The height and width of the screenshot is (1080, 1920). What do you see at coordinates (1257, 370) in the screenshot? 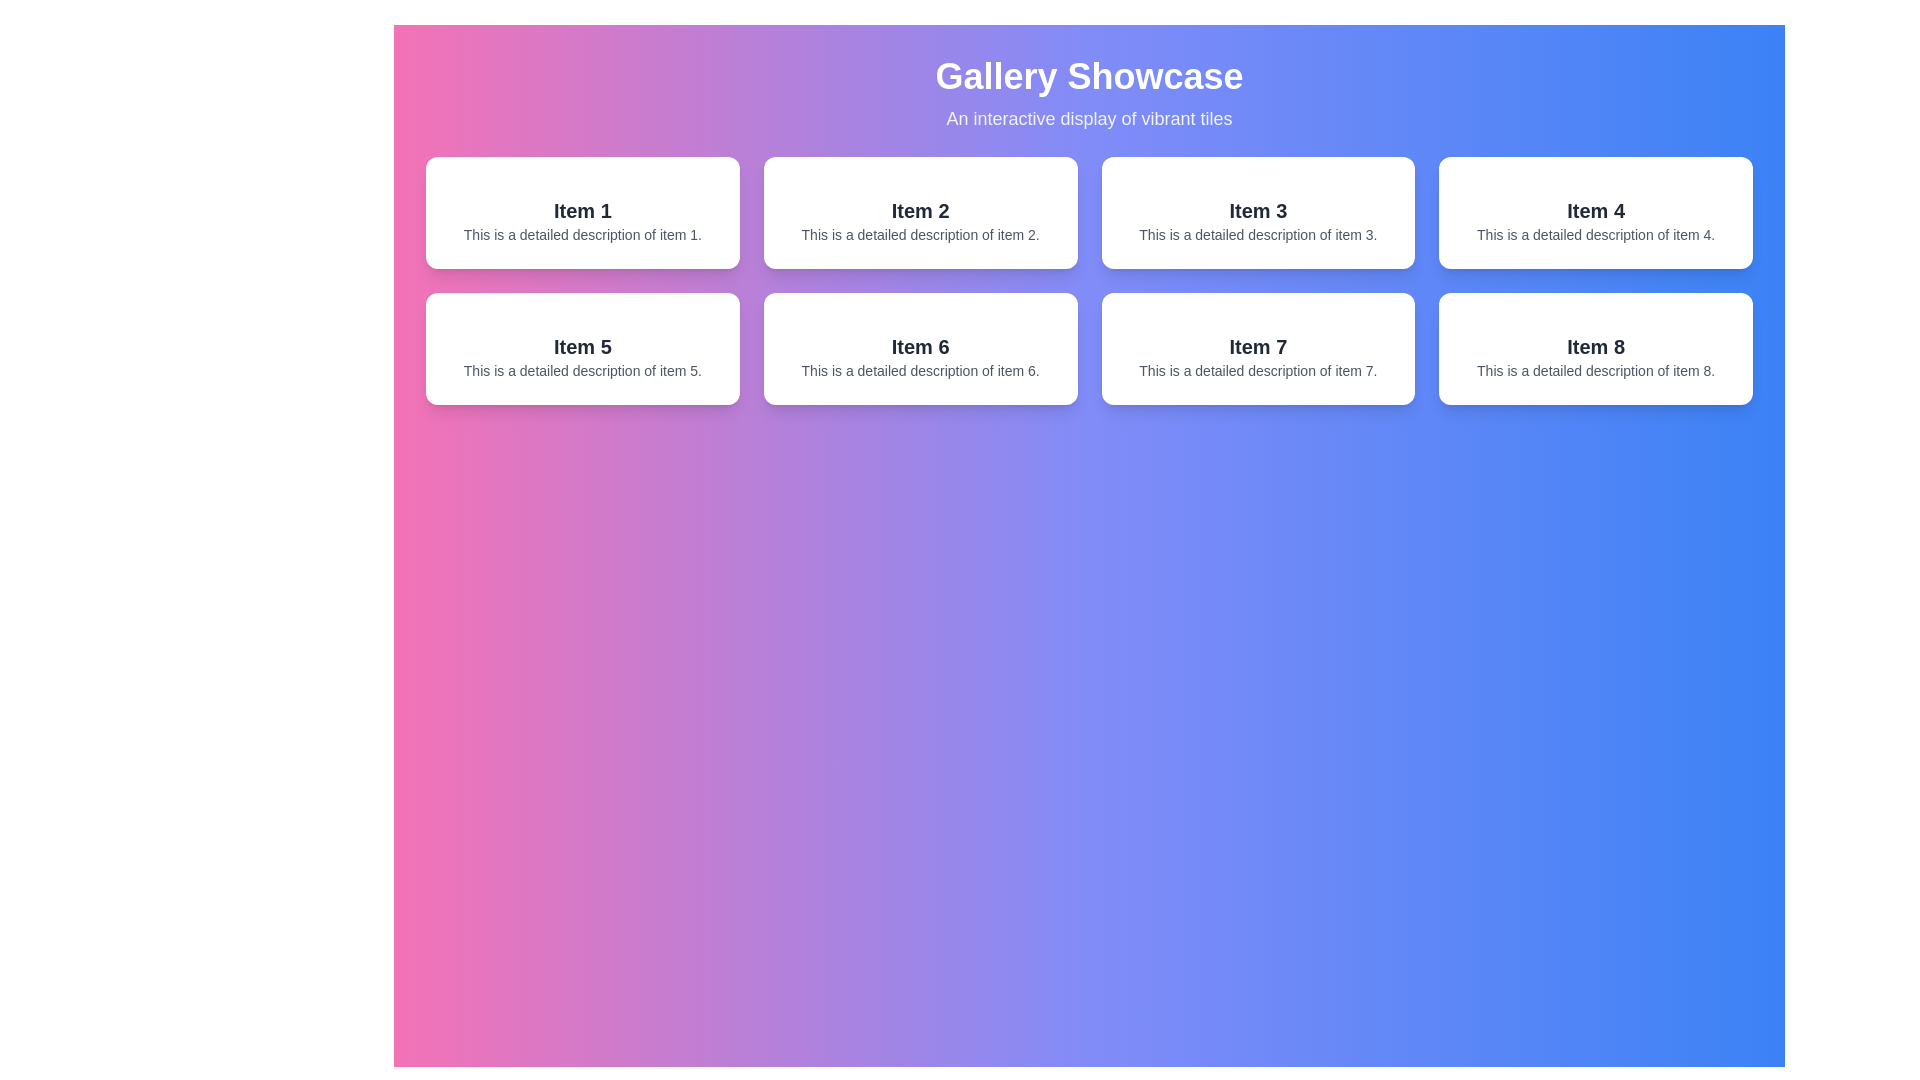
I see `the text displaying 'This is a detailed description of item 7.' located within the card labeled 'Item 7' in the gallery showcase` at bounding box center [1257, 370].